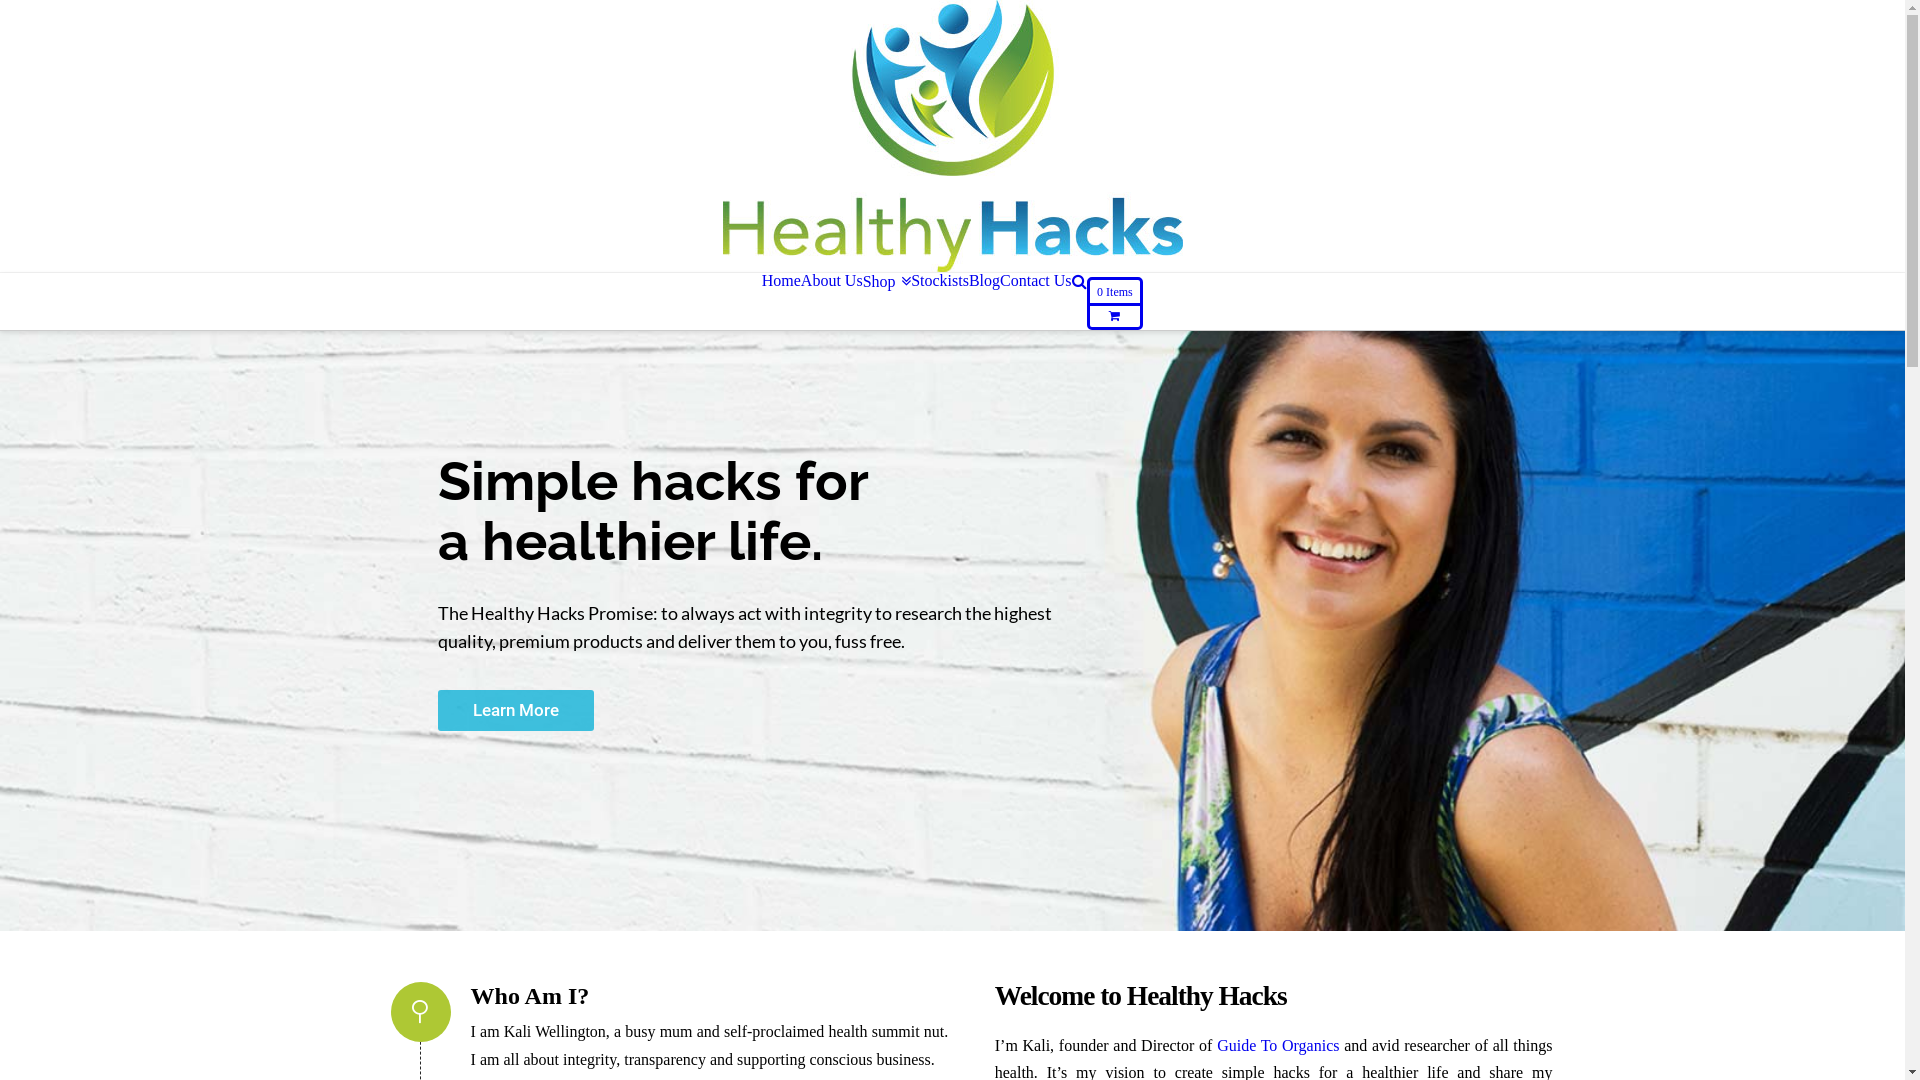  I want to click on '0 Items', so click(1114, 301).